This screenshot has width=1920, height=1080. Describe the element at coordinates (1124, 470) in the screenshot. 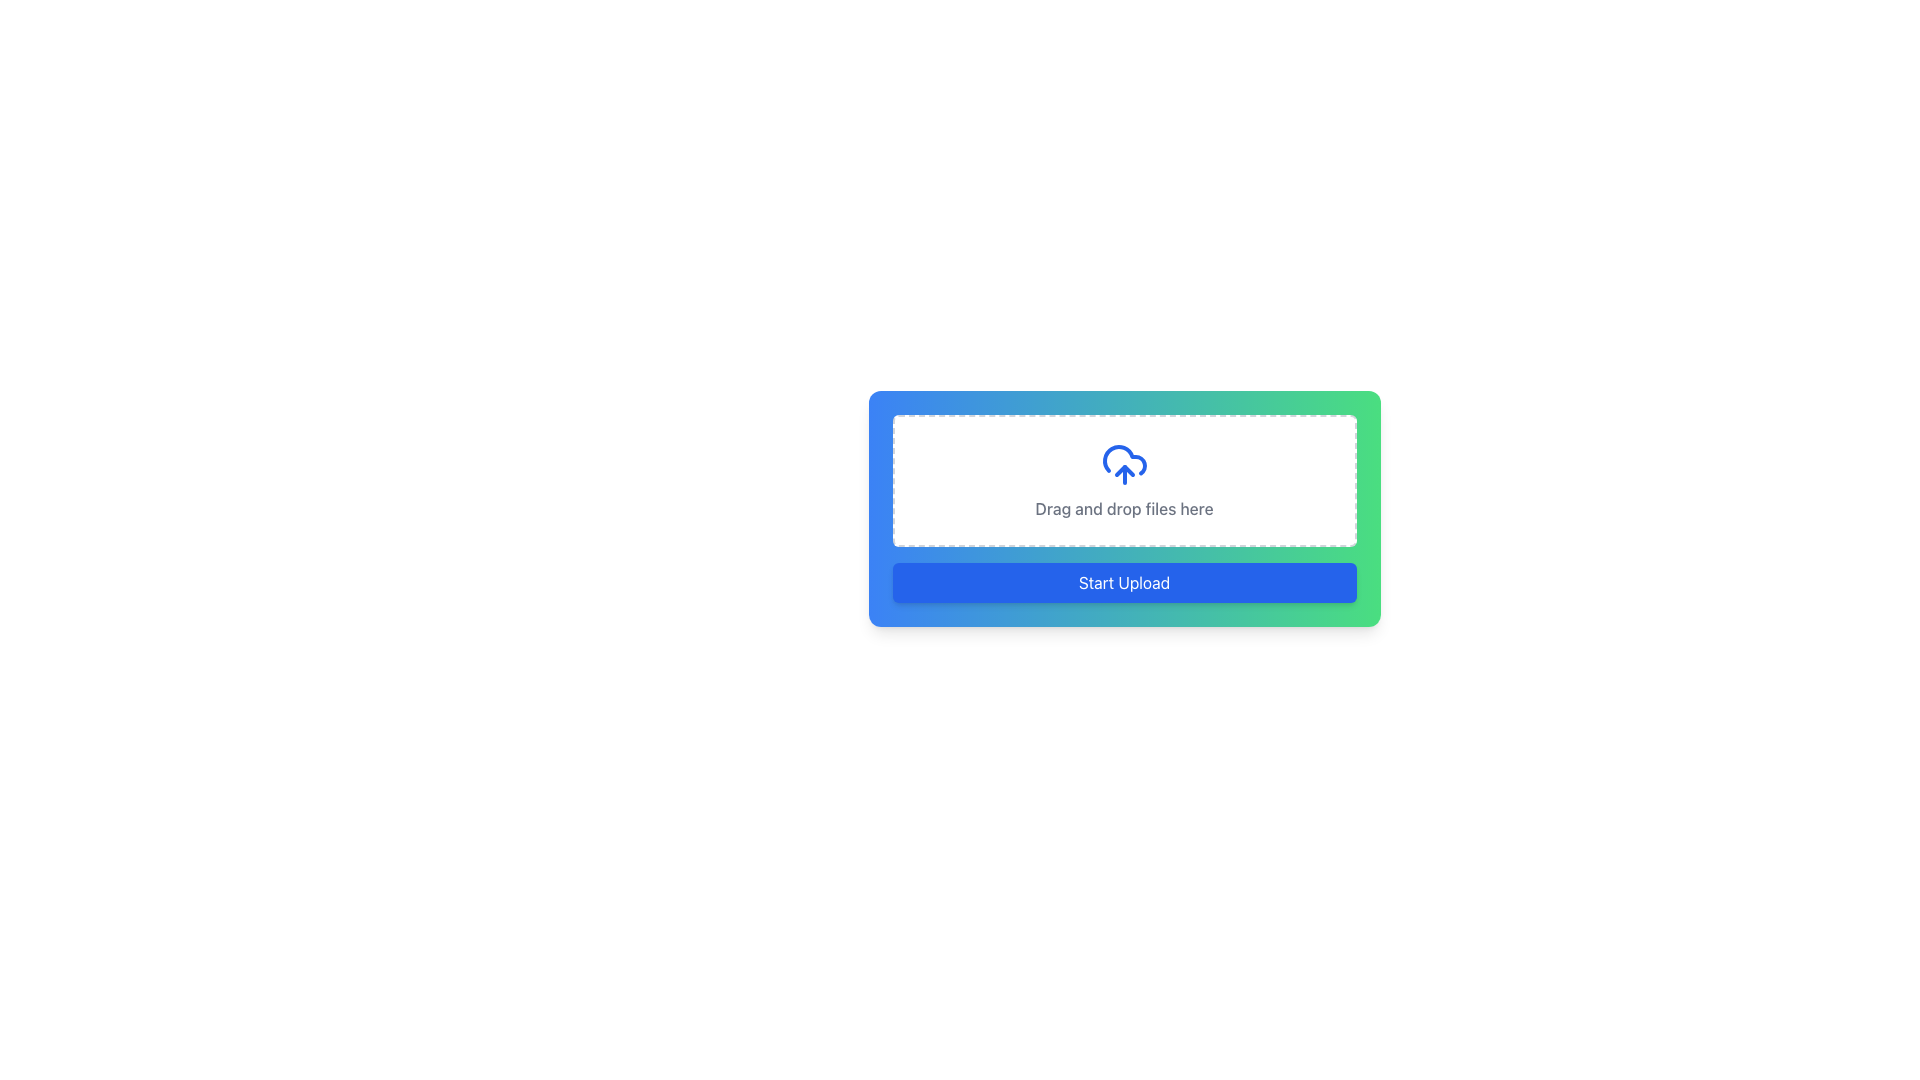

I see `the triangular arrow located within the central area of the cloud-shaped icon in the placeholder section of the interface` at that location.